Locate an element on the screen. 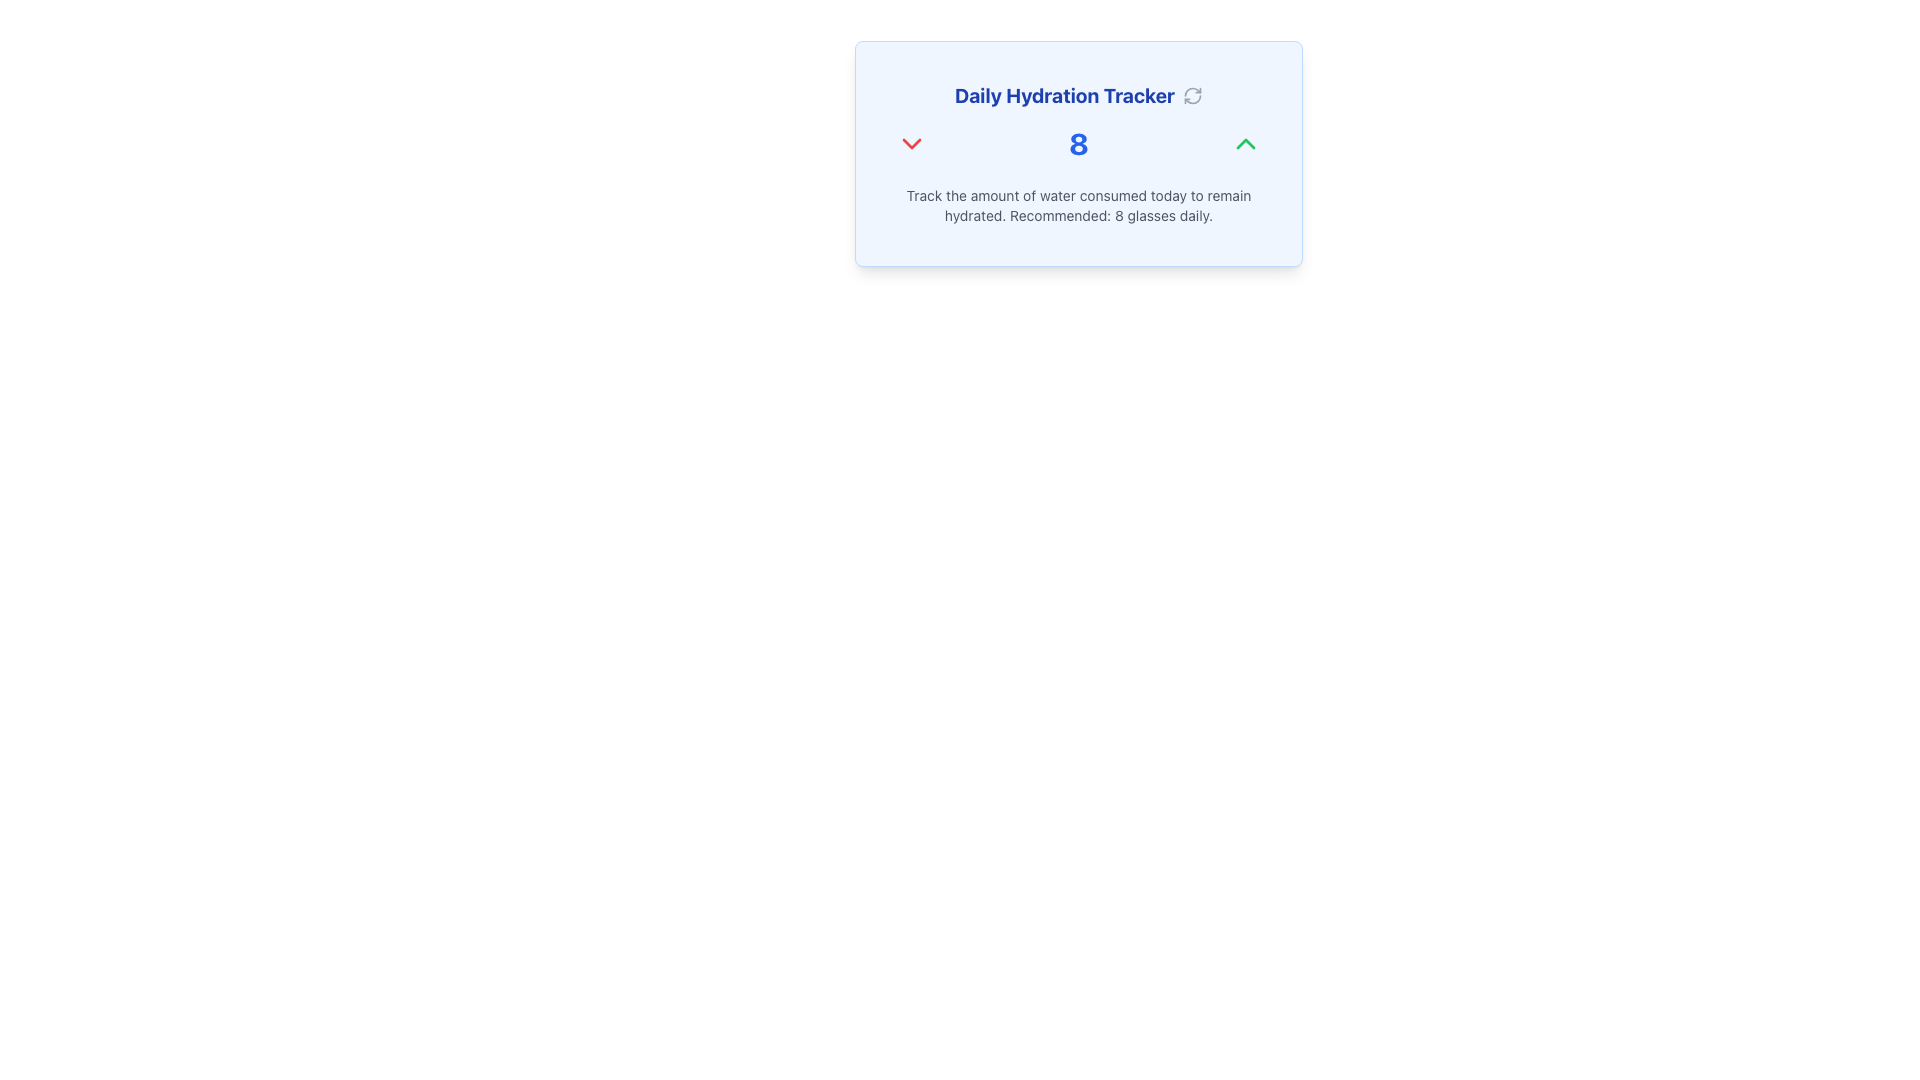 The height and width of the screenshot is (1080, 1920). the decrement button in the Daily Hydration Tracker section, which is positioned to the left of the number '8' and the green upwards arrow icon is located at coordinates (911, 142).